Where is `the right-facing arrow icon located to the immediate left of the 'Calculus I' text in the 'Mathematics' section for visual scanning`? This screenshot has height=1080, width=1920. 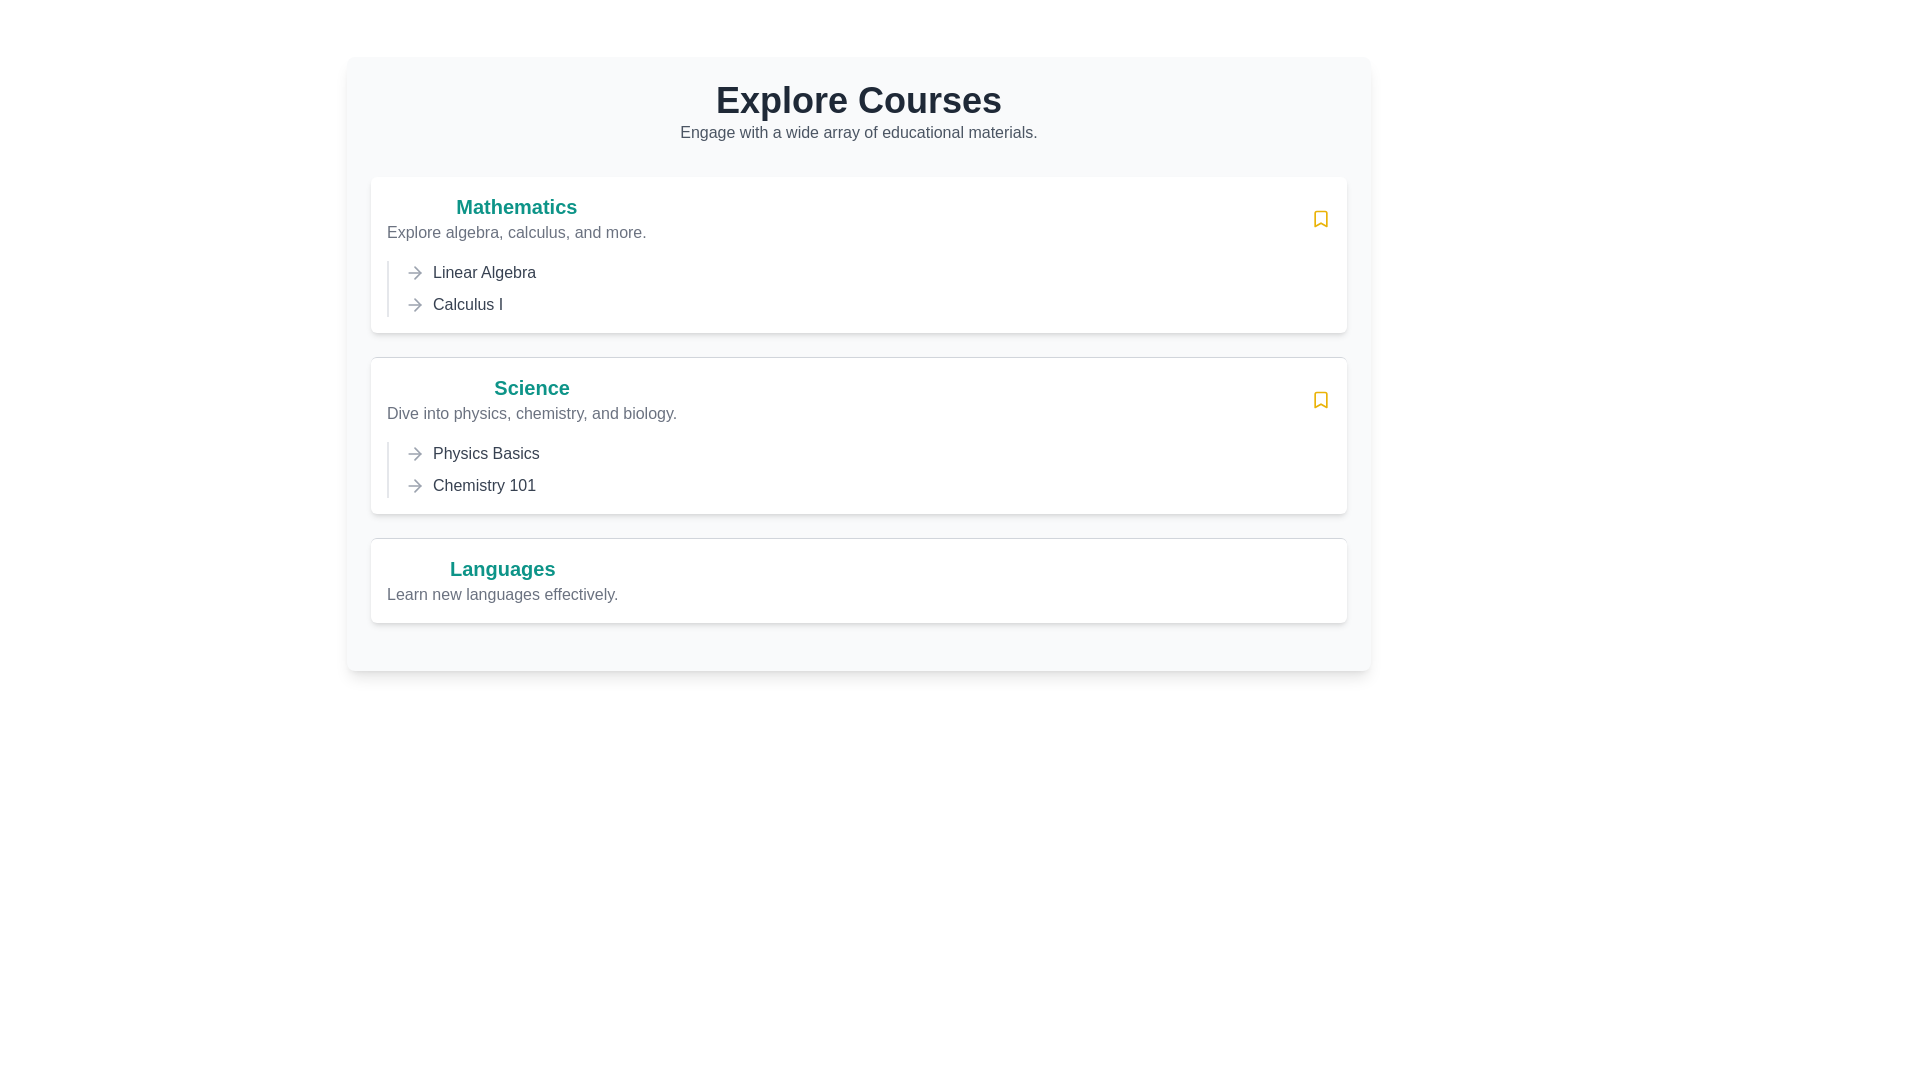
the right-facing arrow icon located to the immediate left of the 'Calculus I' text in the 'Mathematics' section for visual scanning is located at coordinates (413, 304).